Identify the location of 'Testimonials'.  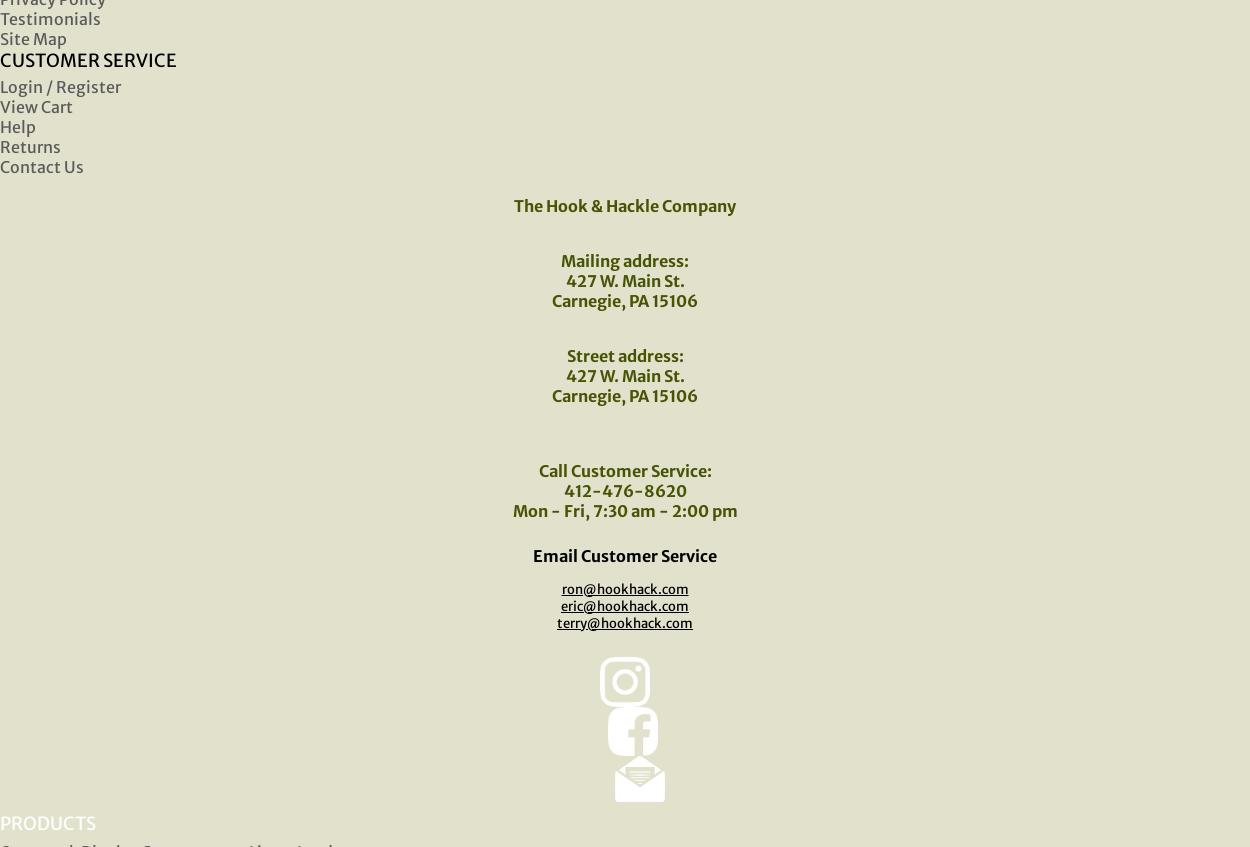
(50, 17).